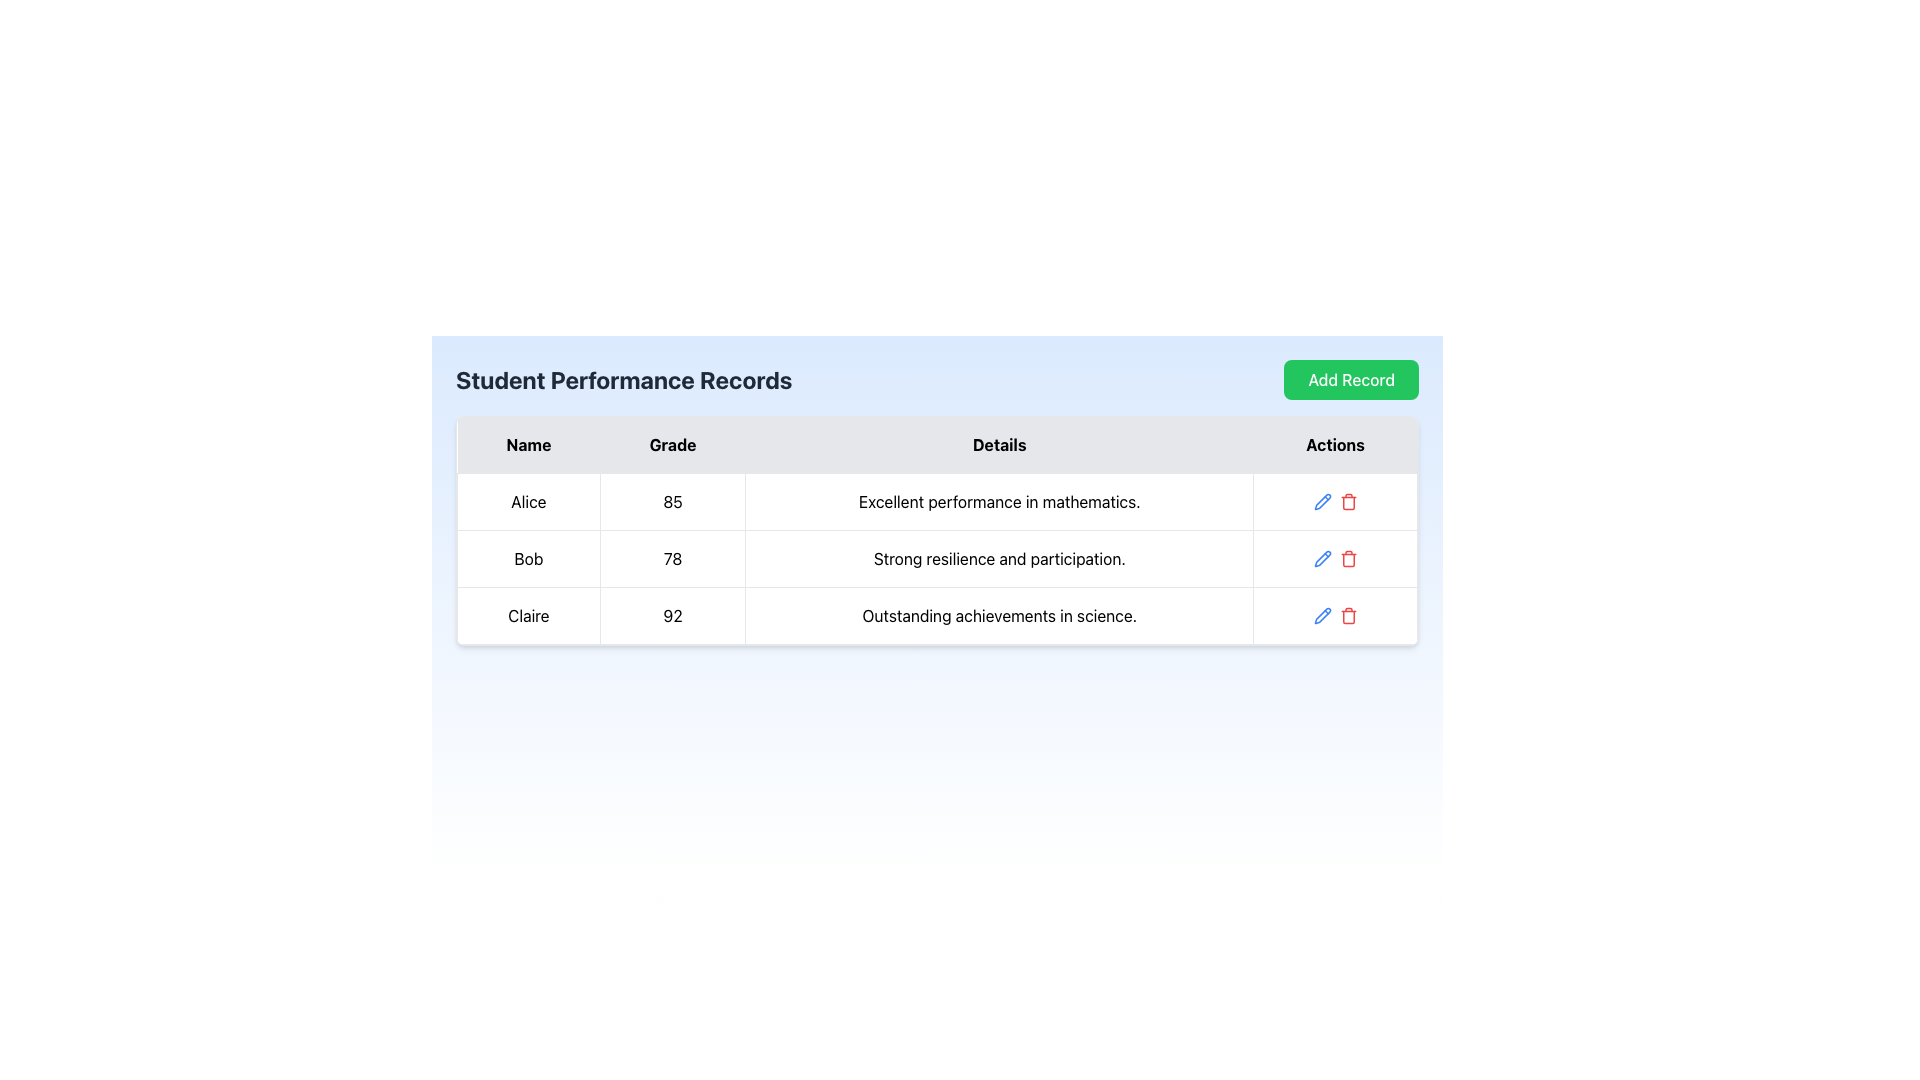  I want to click on the static text element that describes Alice's performance in mathematics with a grade of 85, which is located in the 'Details' column of the table, so click(999, 500).